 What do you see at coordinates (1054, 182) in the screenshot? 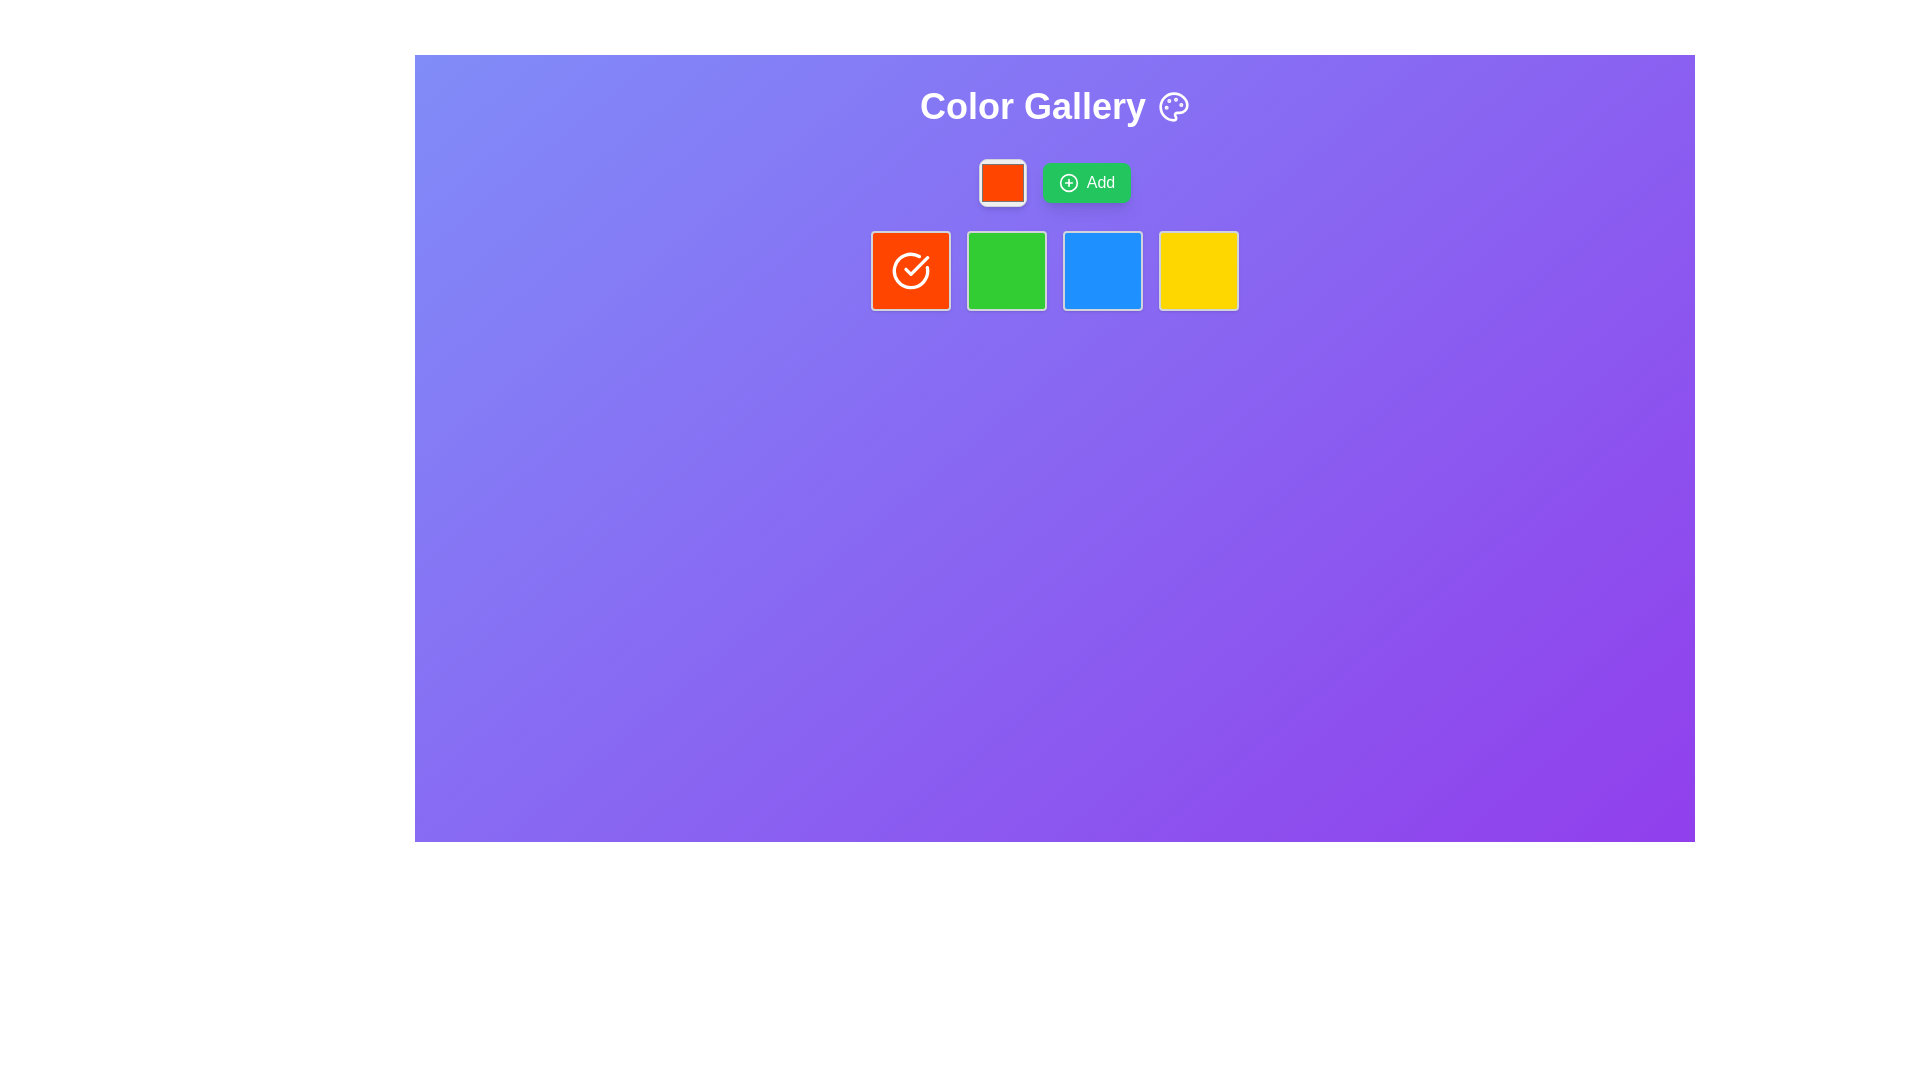
I see `the 'Add' button located below the 'Color Gallery' heading, which is the second element in its group and positioned to the right of an orange square box` at bounding box center [1054, 182].